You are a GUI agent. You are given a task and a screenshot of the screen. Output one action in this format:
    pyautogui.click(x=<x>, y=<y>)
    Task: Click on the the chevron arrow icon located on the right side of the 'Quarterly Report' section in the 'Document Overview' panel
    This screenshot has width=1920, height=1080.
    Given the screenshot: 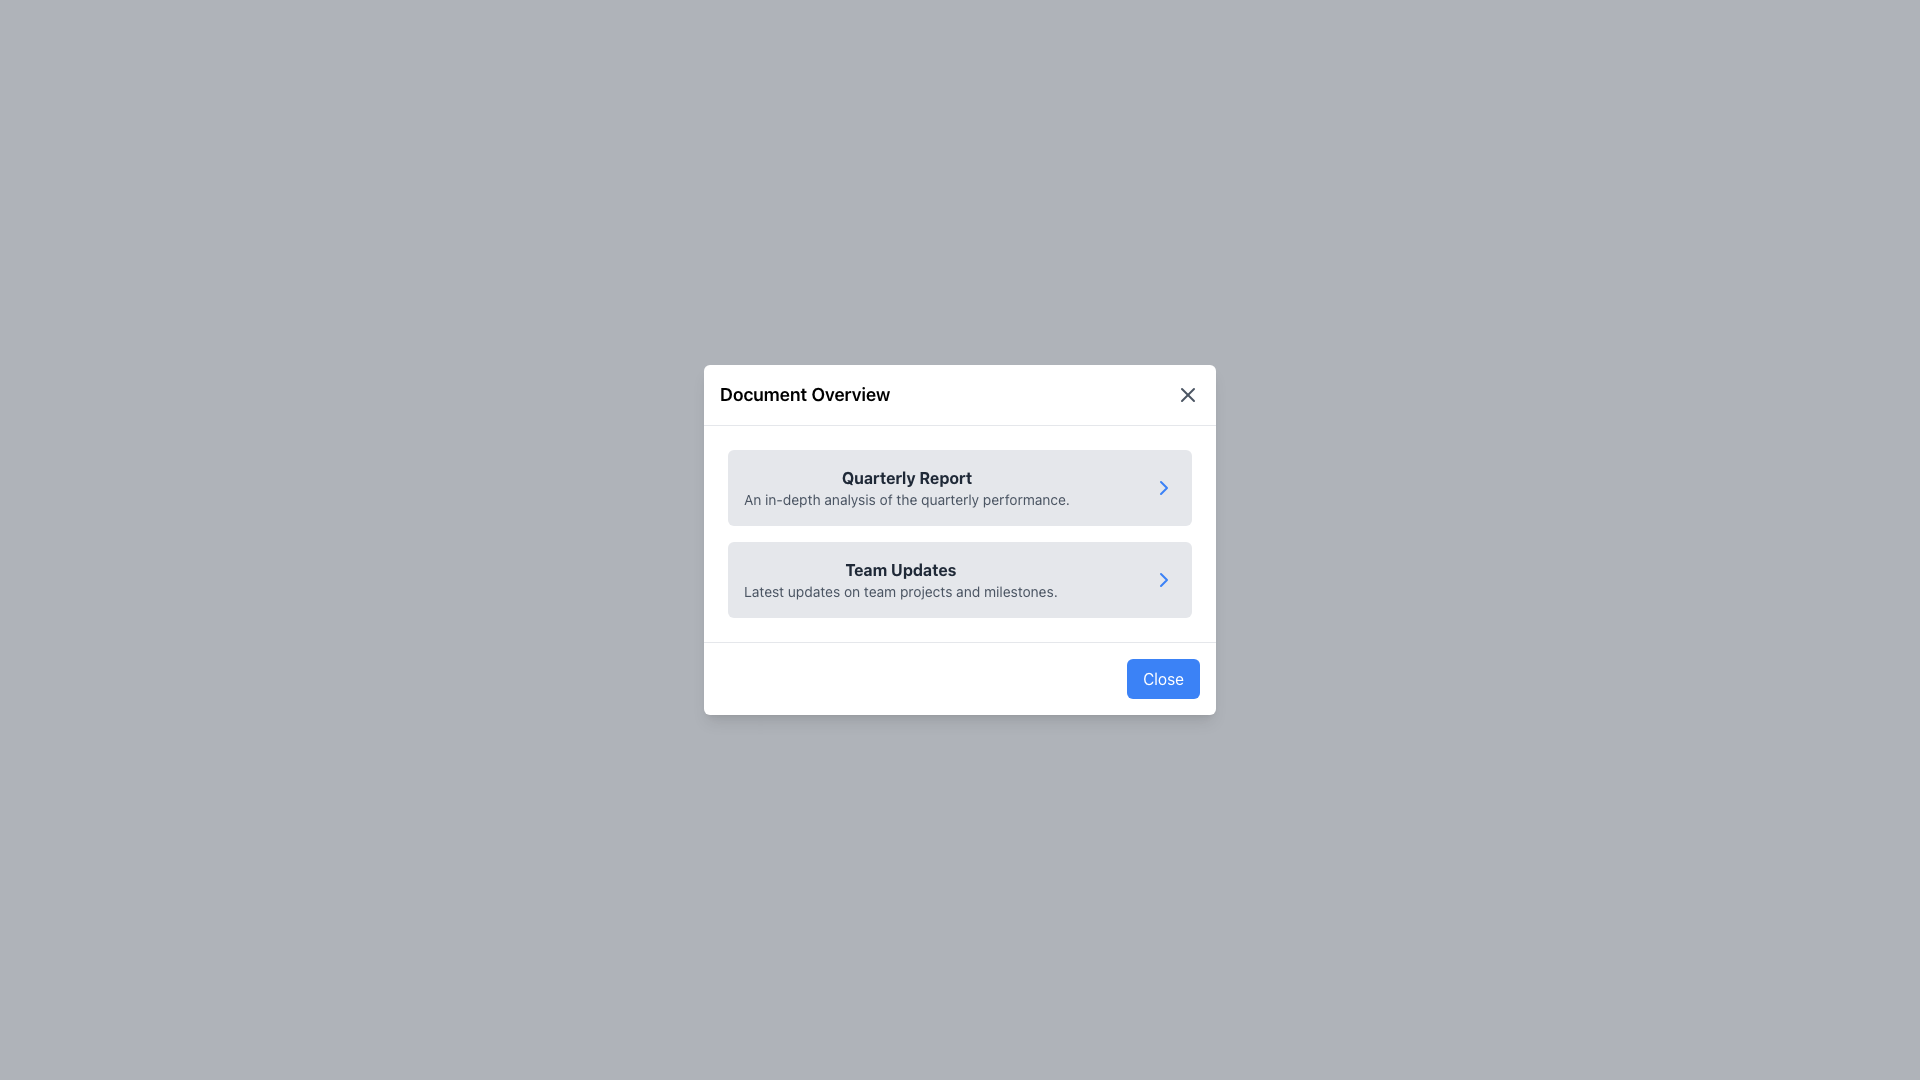 What is the action you would take?
    pyautogui.click(x=1163, y=488)
    